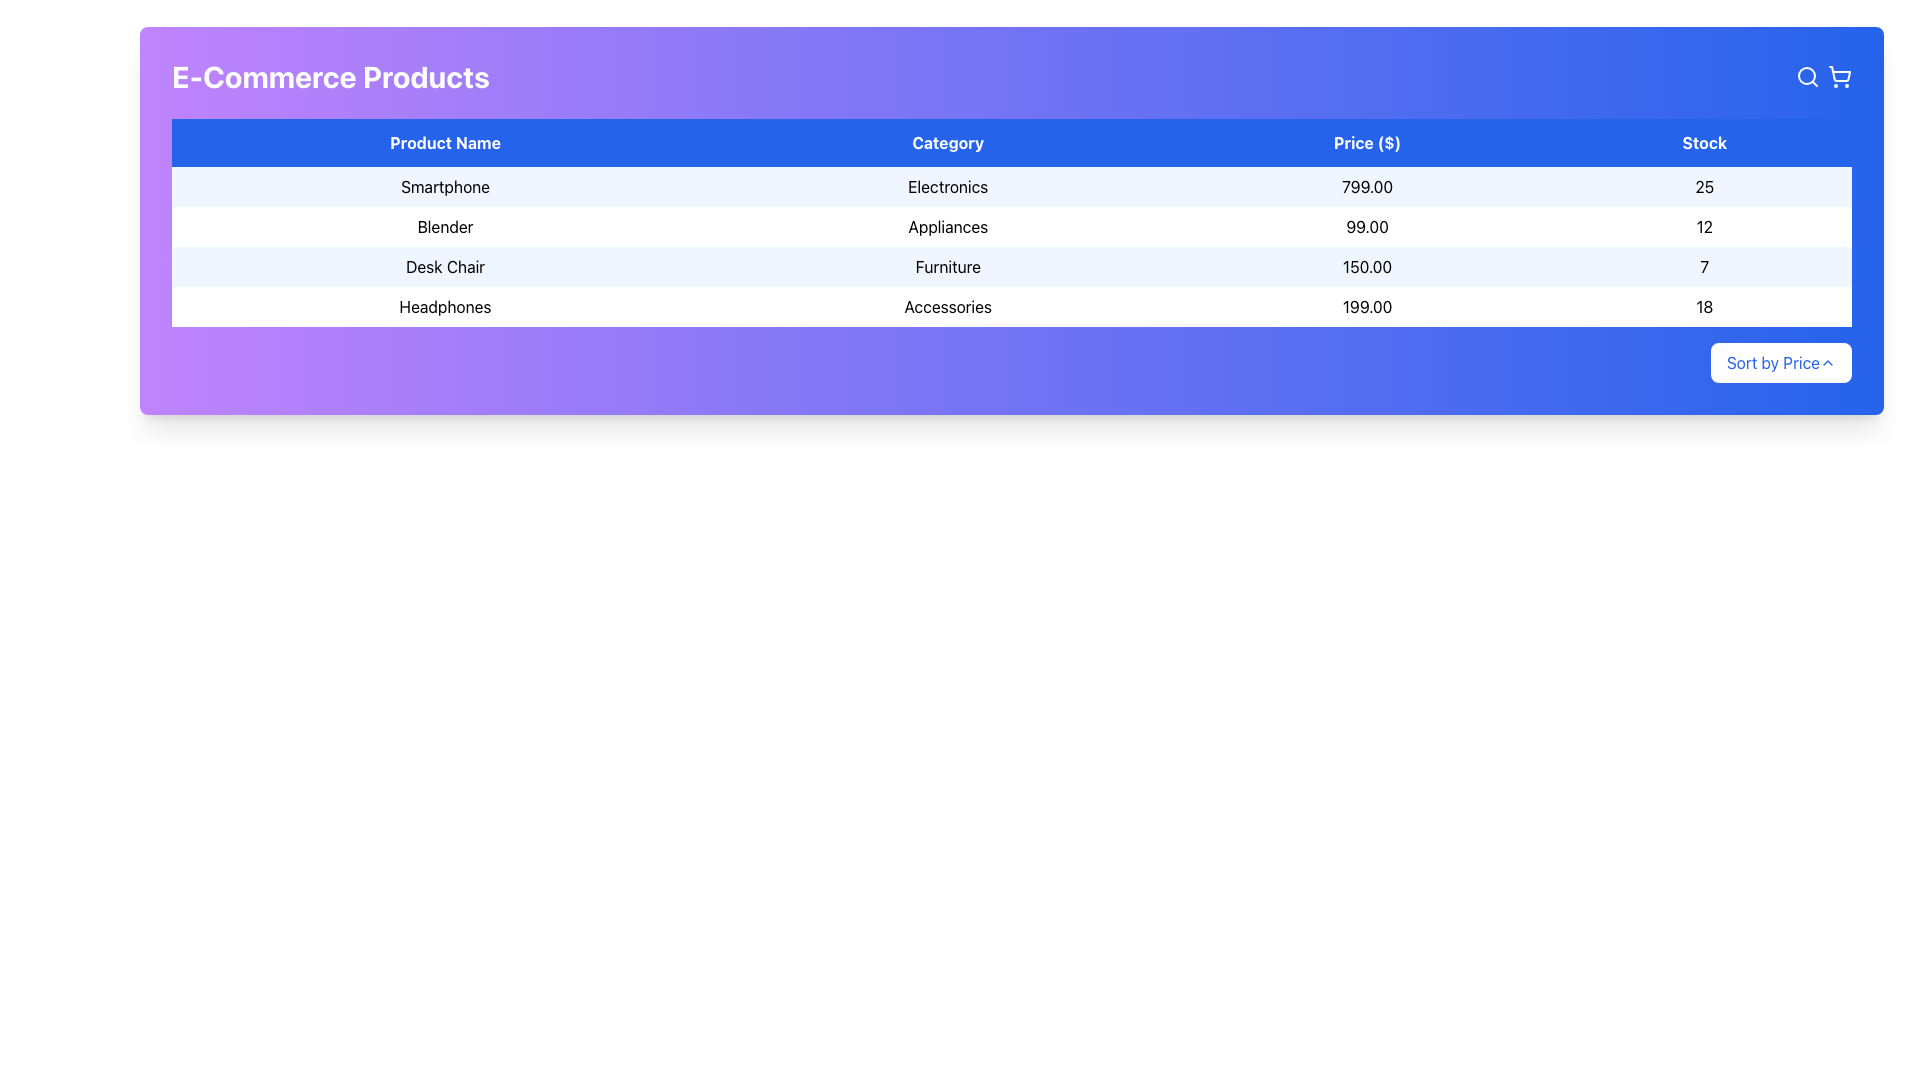 This screenshot has height=1080, width=1920. I want to click on the 'Category' text label for the 'Headphones' product, which is the second cell in its row, indicating the product's classification, so click(947, 307).